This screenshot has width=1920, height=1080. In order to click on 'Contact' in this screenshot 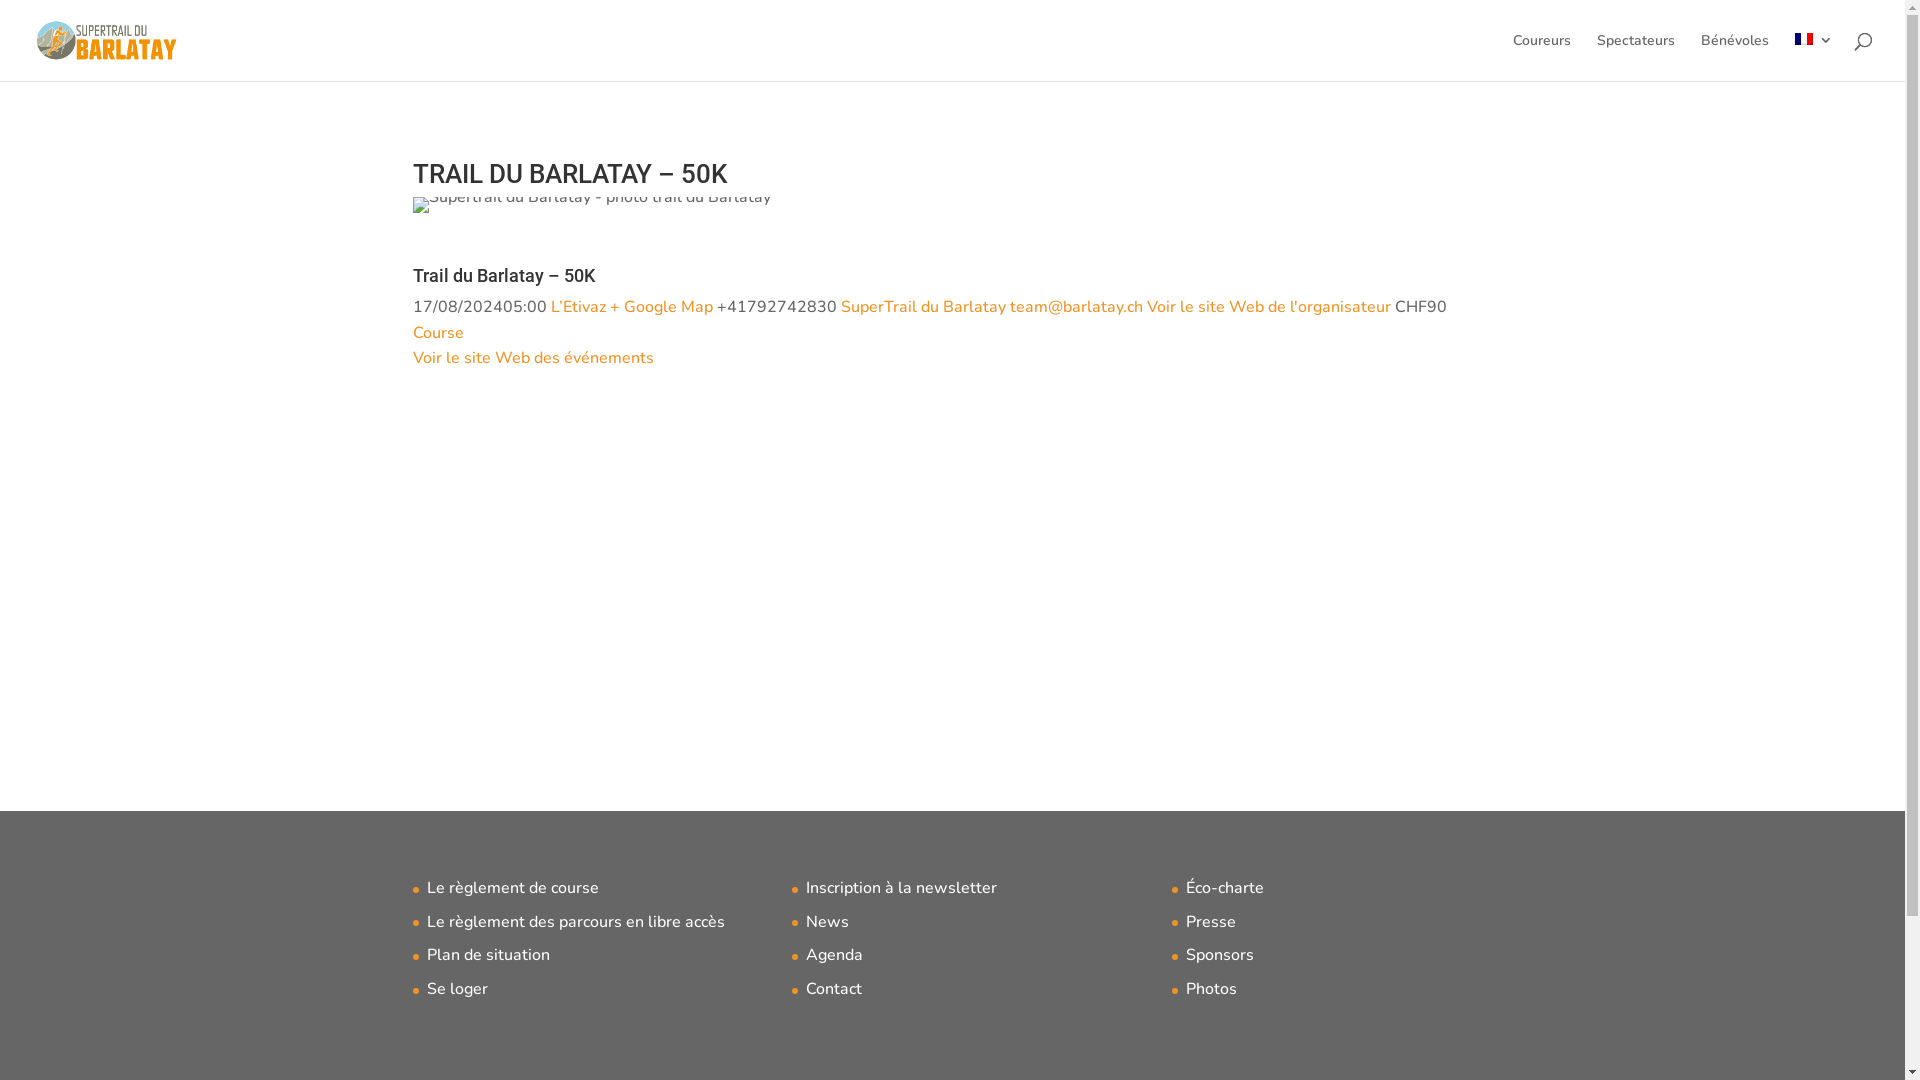, I will do `click(834, 987)`.